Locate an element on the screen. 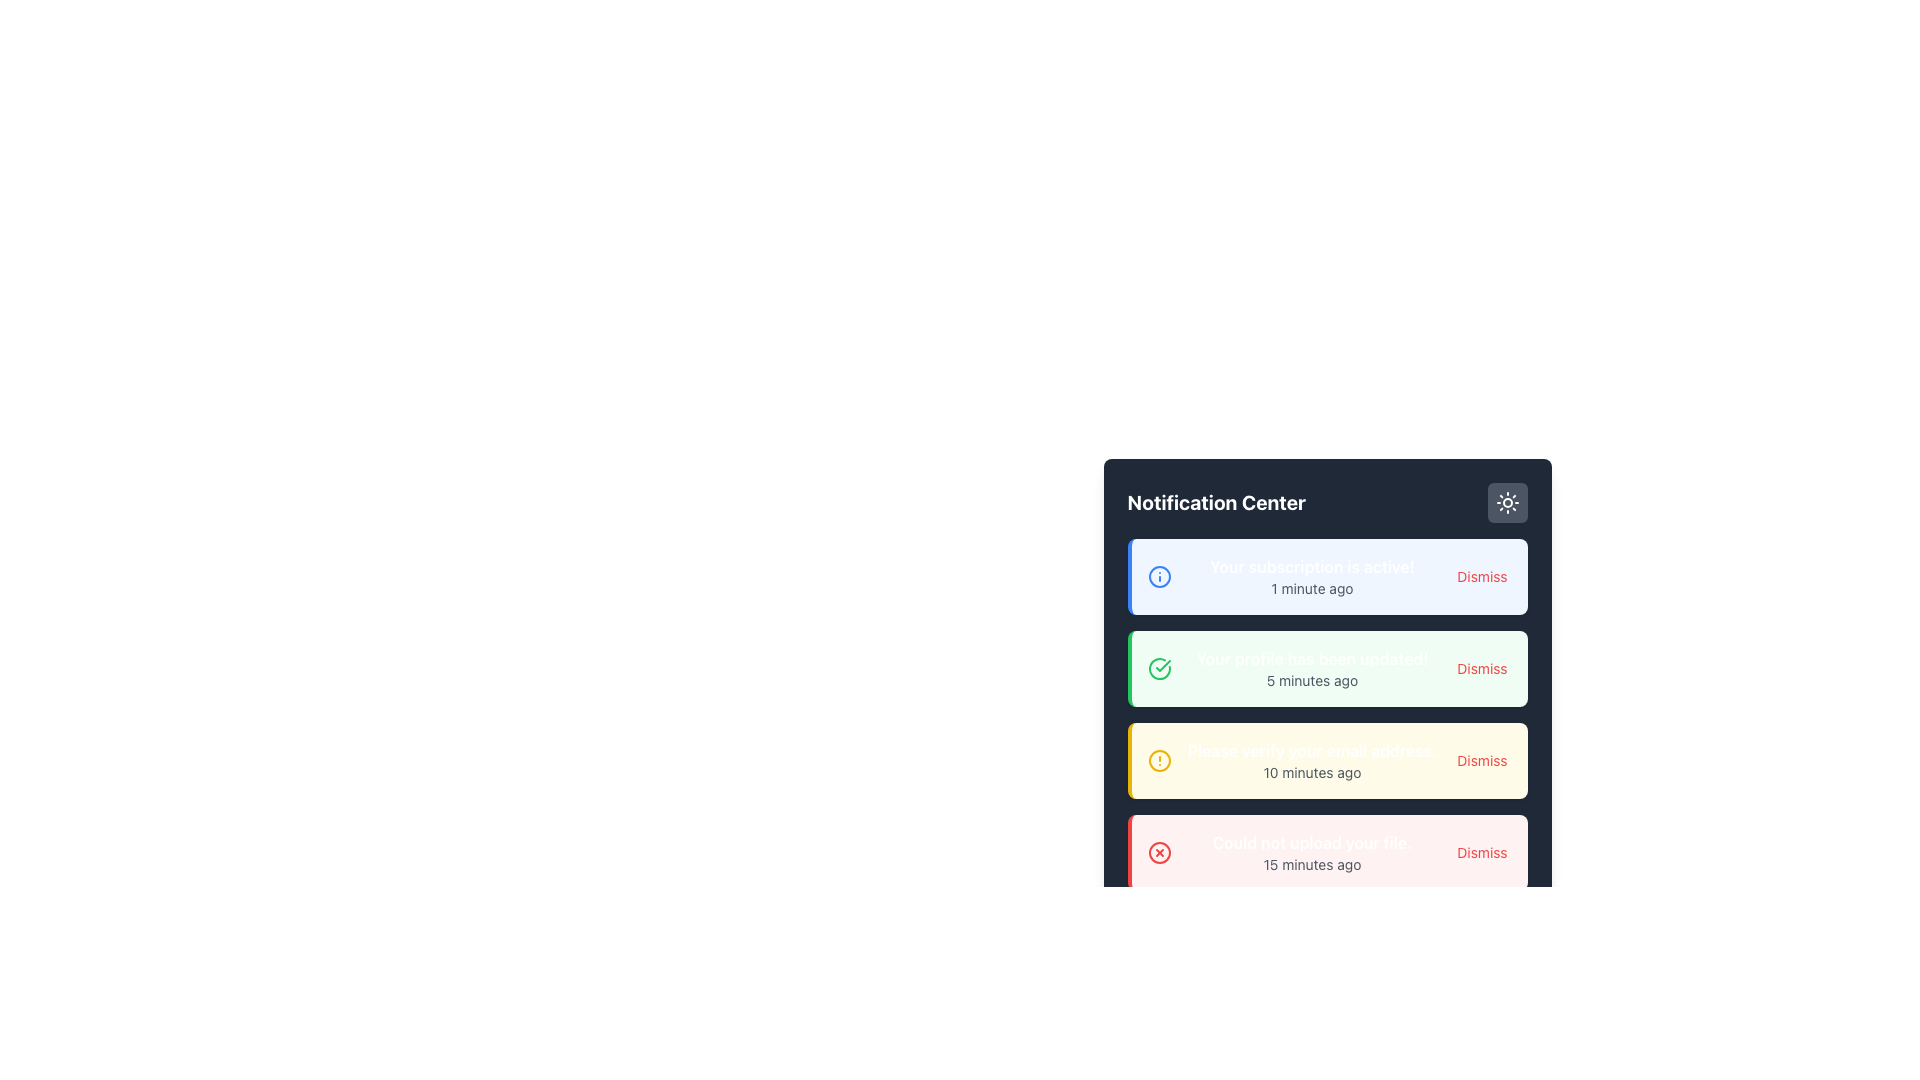  timestamp information from the text label displaying '1 minute ago' in the Notification Center, located slightly to the right of the message 'Your subscription is active!' is located at coordinates (1312, 588).